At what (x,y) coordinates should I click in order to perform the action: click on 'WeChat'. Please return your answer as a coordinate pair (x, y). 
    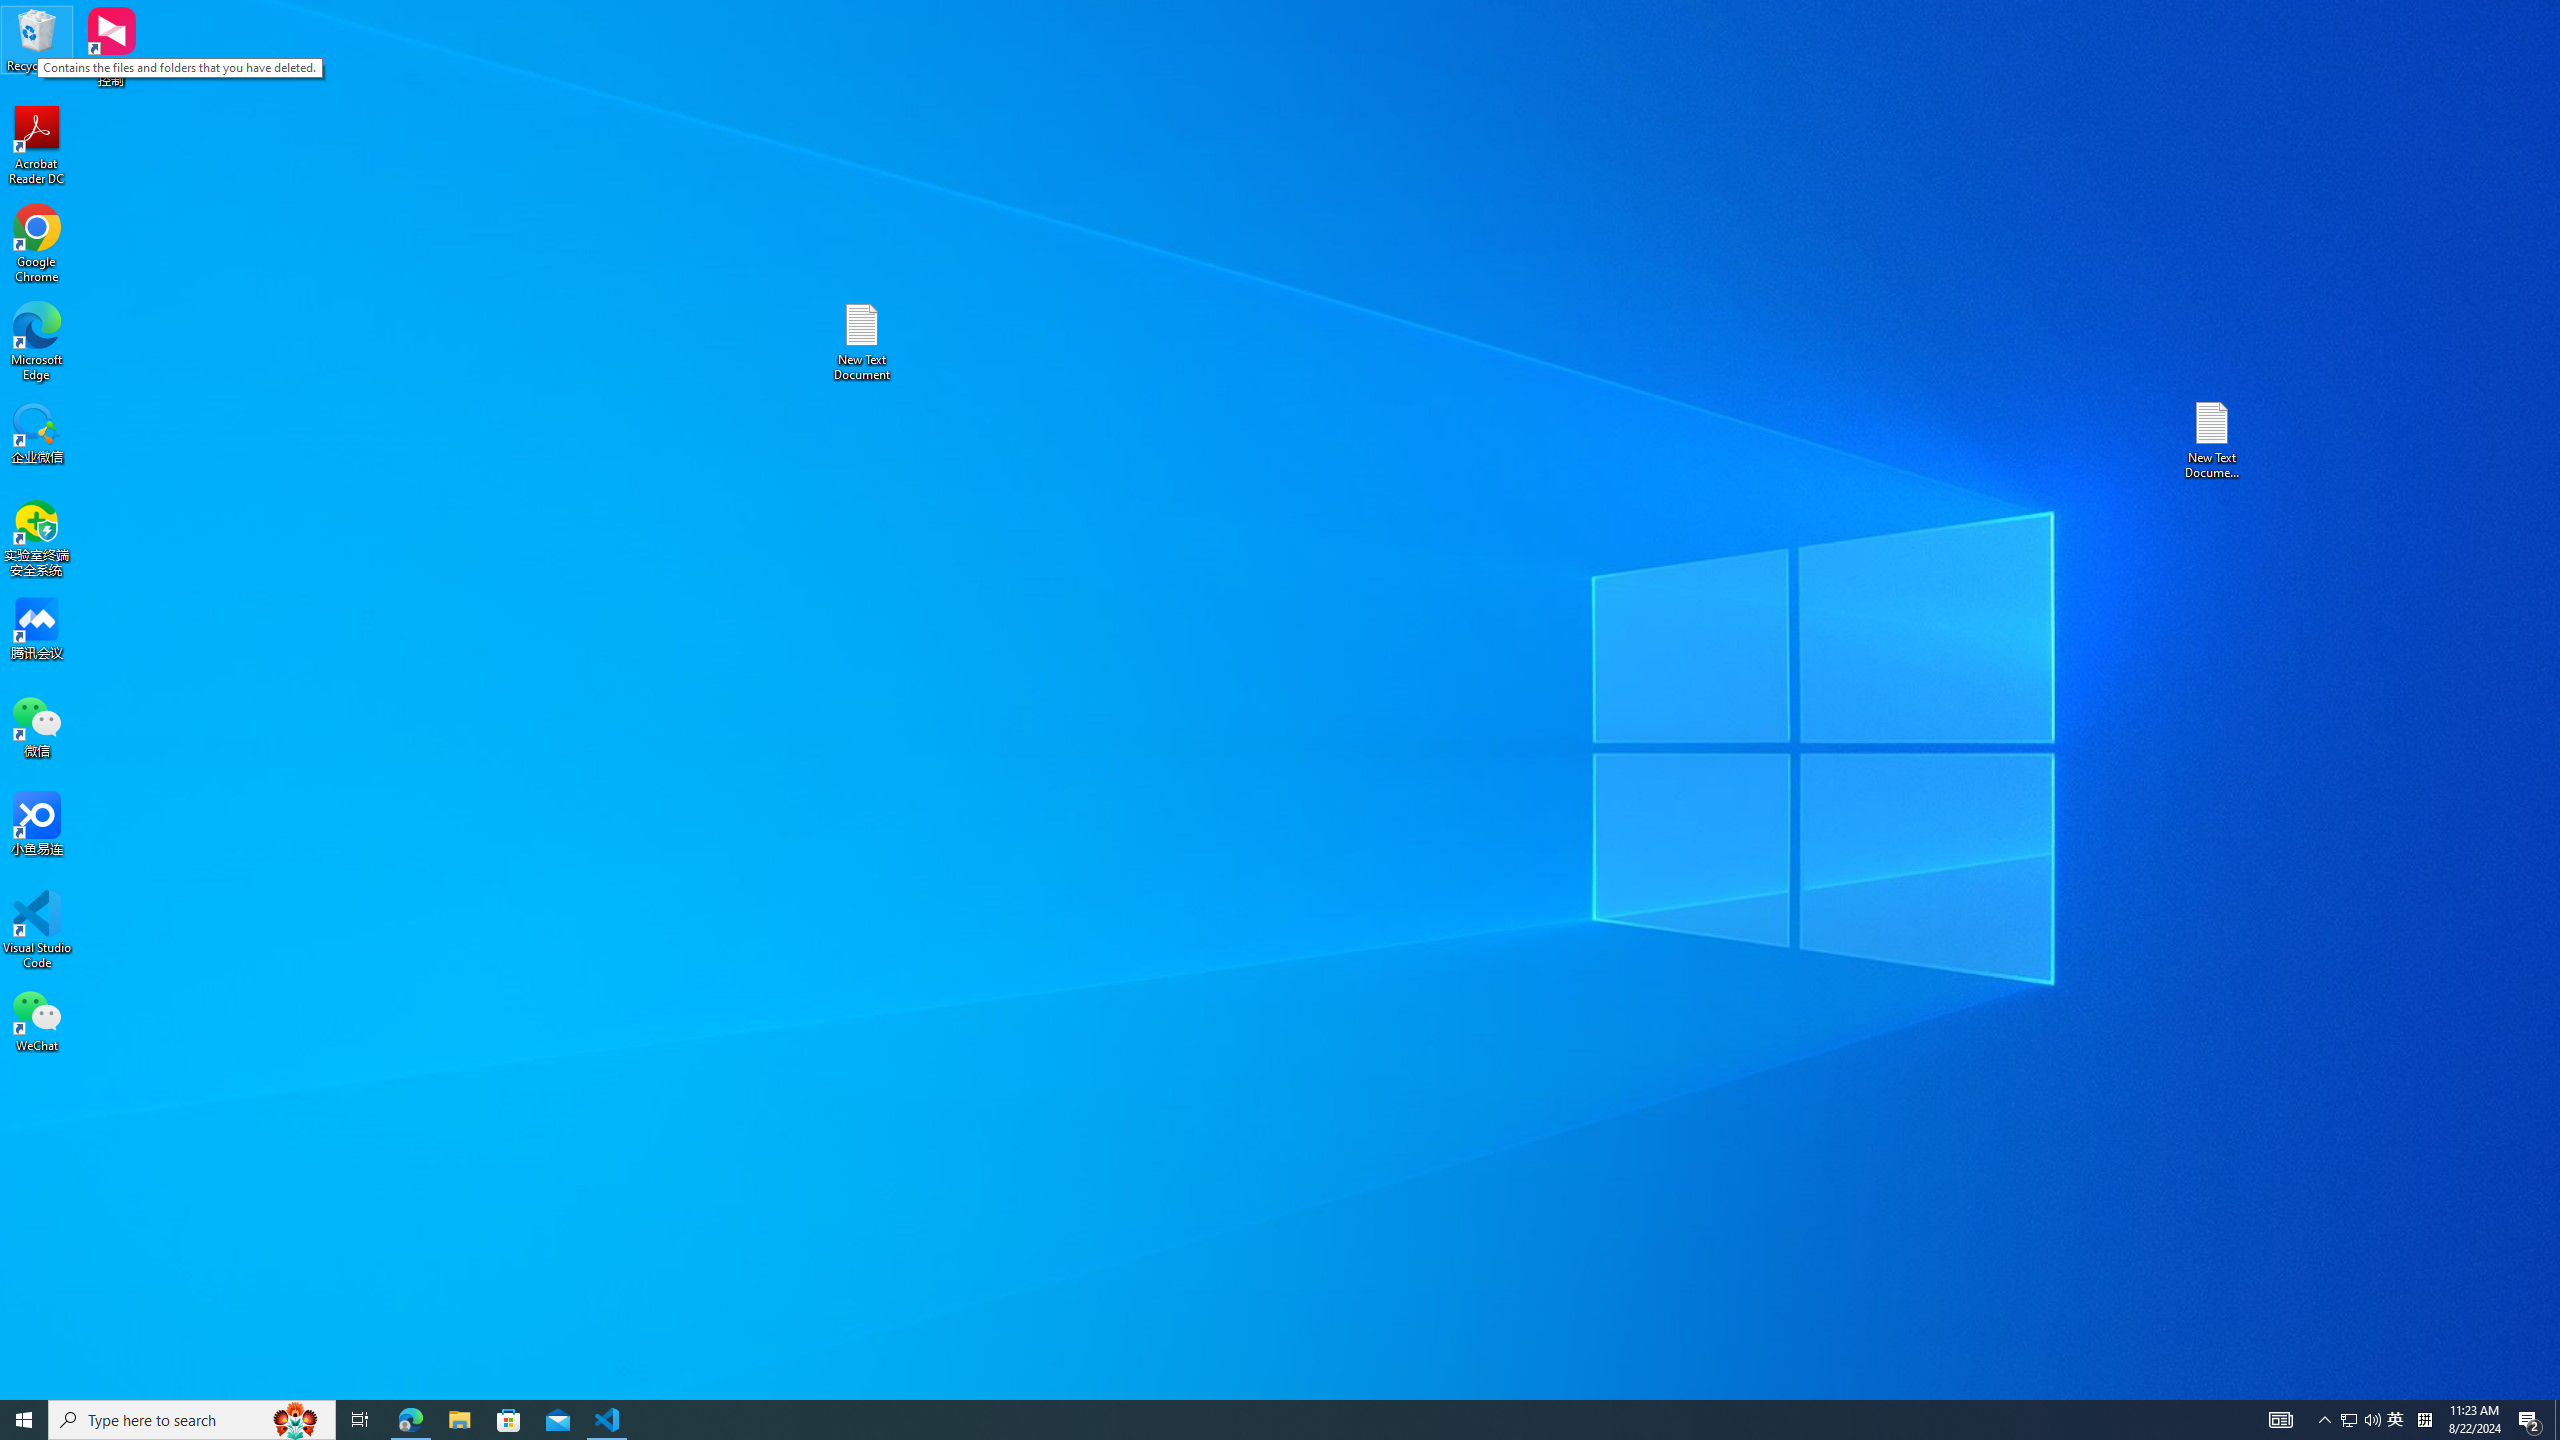
    Looking at the image, I should click on (36, 1019).